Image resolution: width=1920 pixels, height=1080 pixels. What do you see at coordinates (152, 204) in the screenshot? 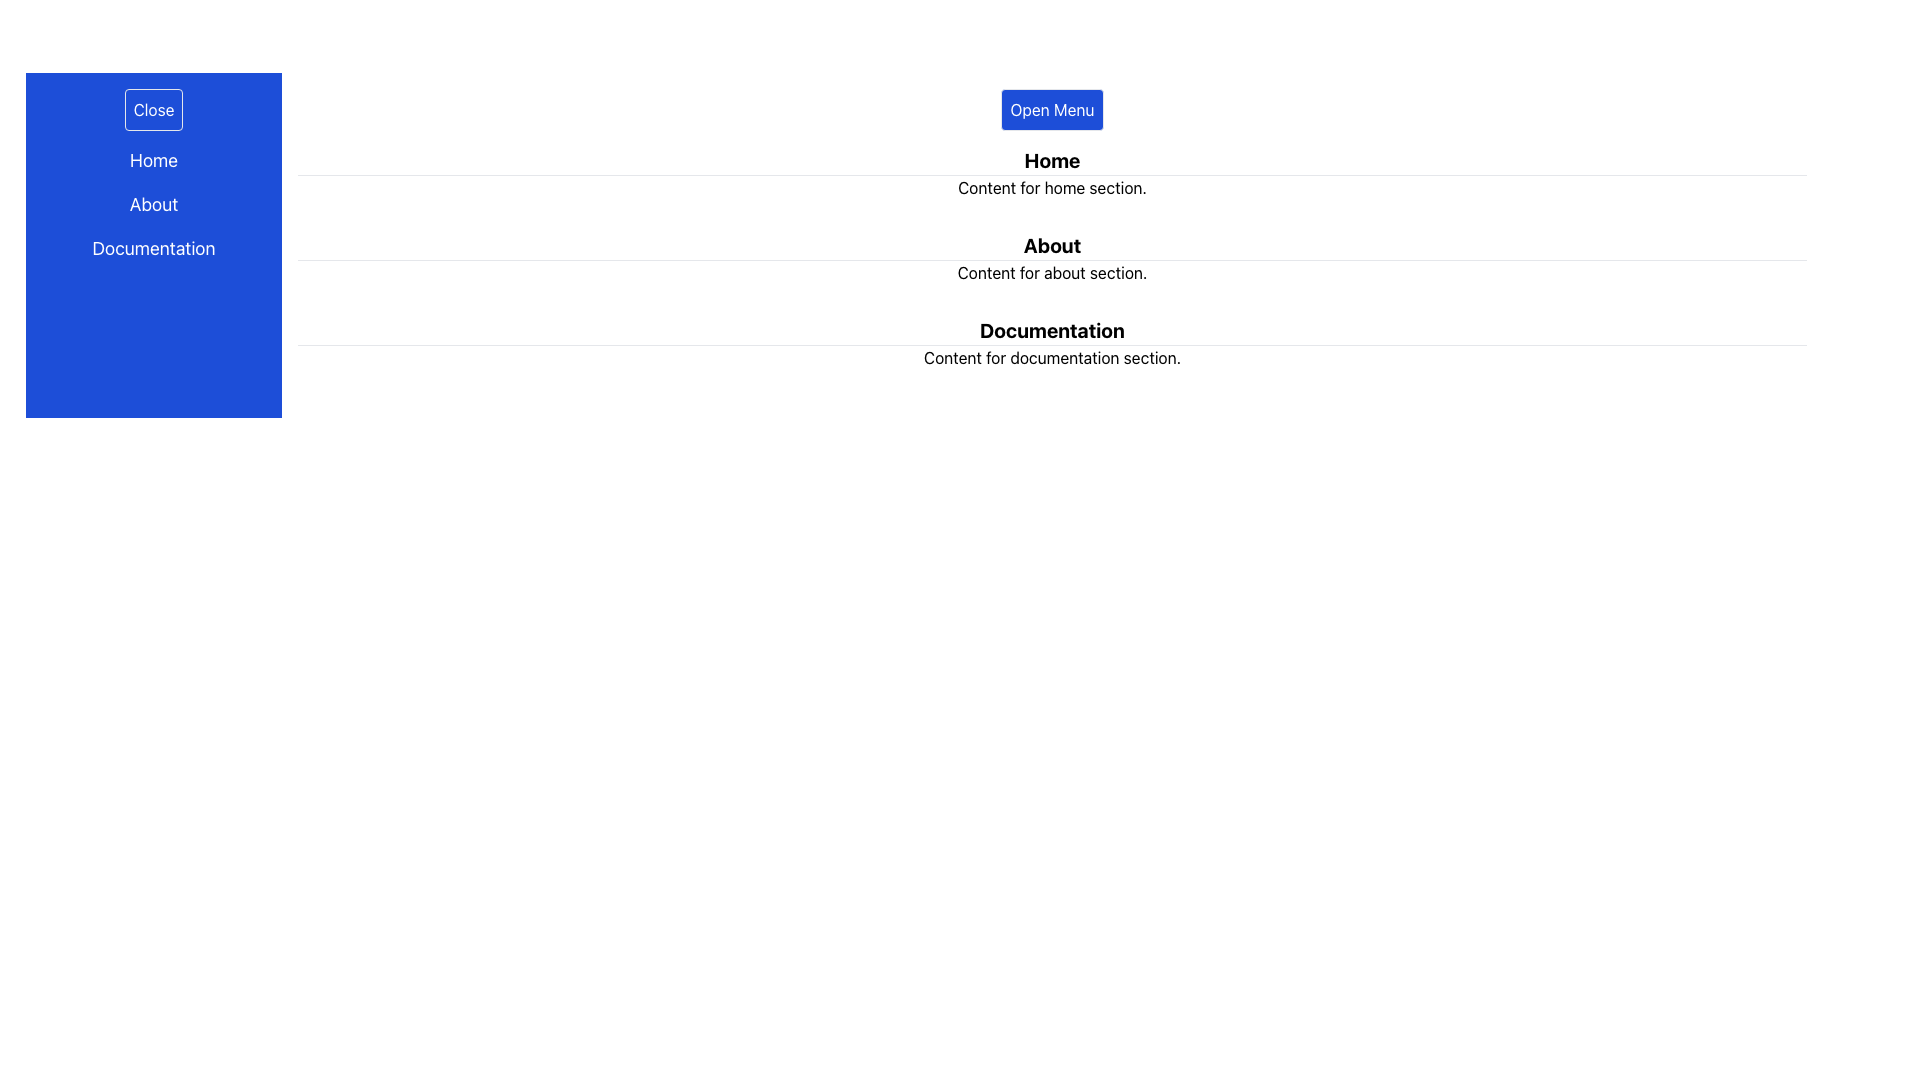
I see `the 'About' navigation link, which is a prominent white text on a blue background, located in the left sidebar above the 'Documentation' link` at bounding box center [152, 204].